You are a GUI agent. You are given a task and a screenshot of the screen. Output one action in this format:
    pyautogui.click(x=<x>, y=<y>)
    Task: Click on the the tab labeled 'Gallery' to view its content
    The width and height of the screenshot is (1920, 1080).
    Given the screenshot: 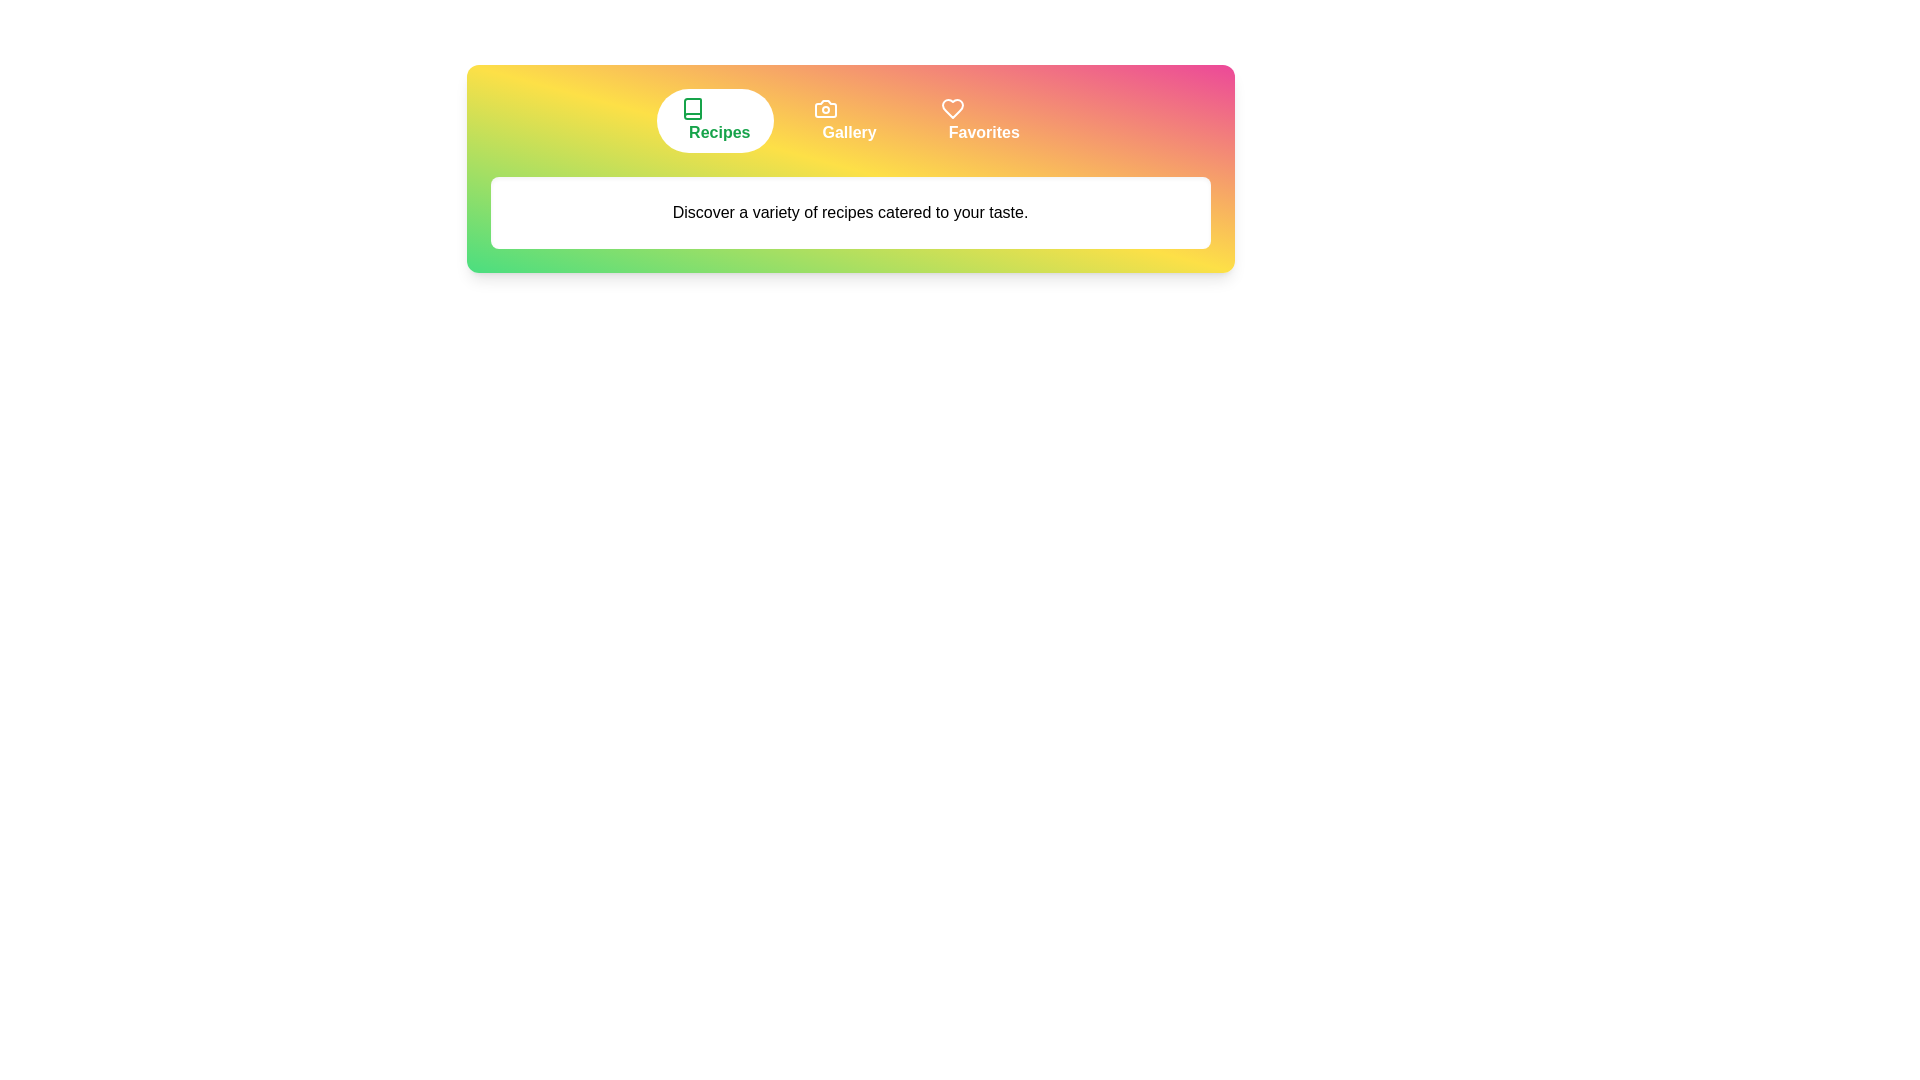 What is the action you would take?
    pyautogui.click(x=844, y=120)
    